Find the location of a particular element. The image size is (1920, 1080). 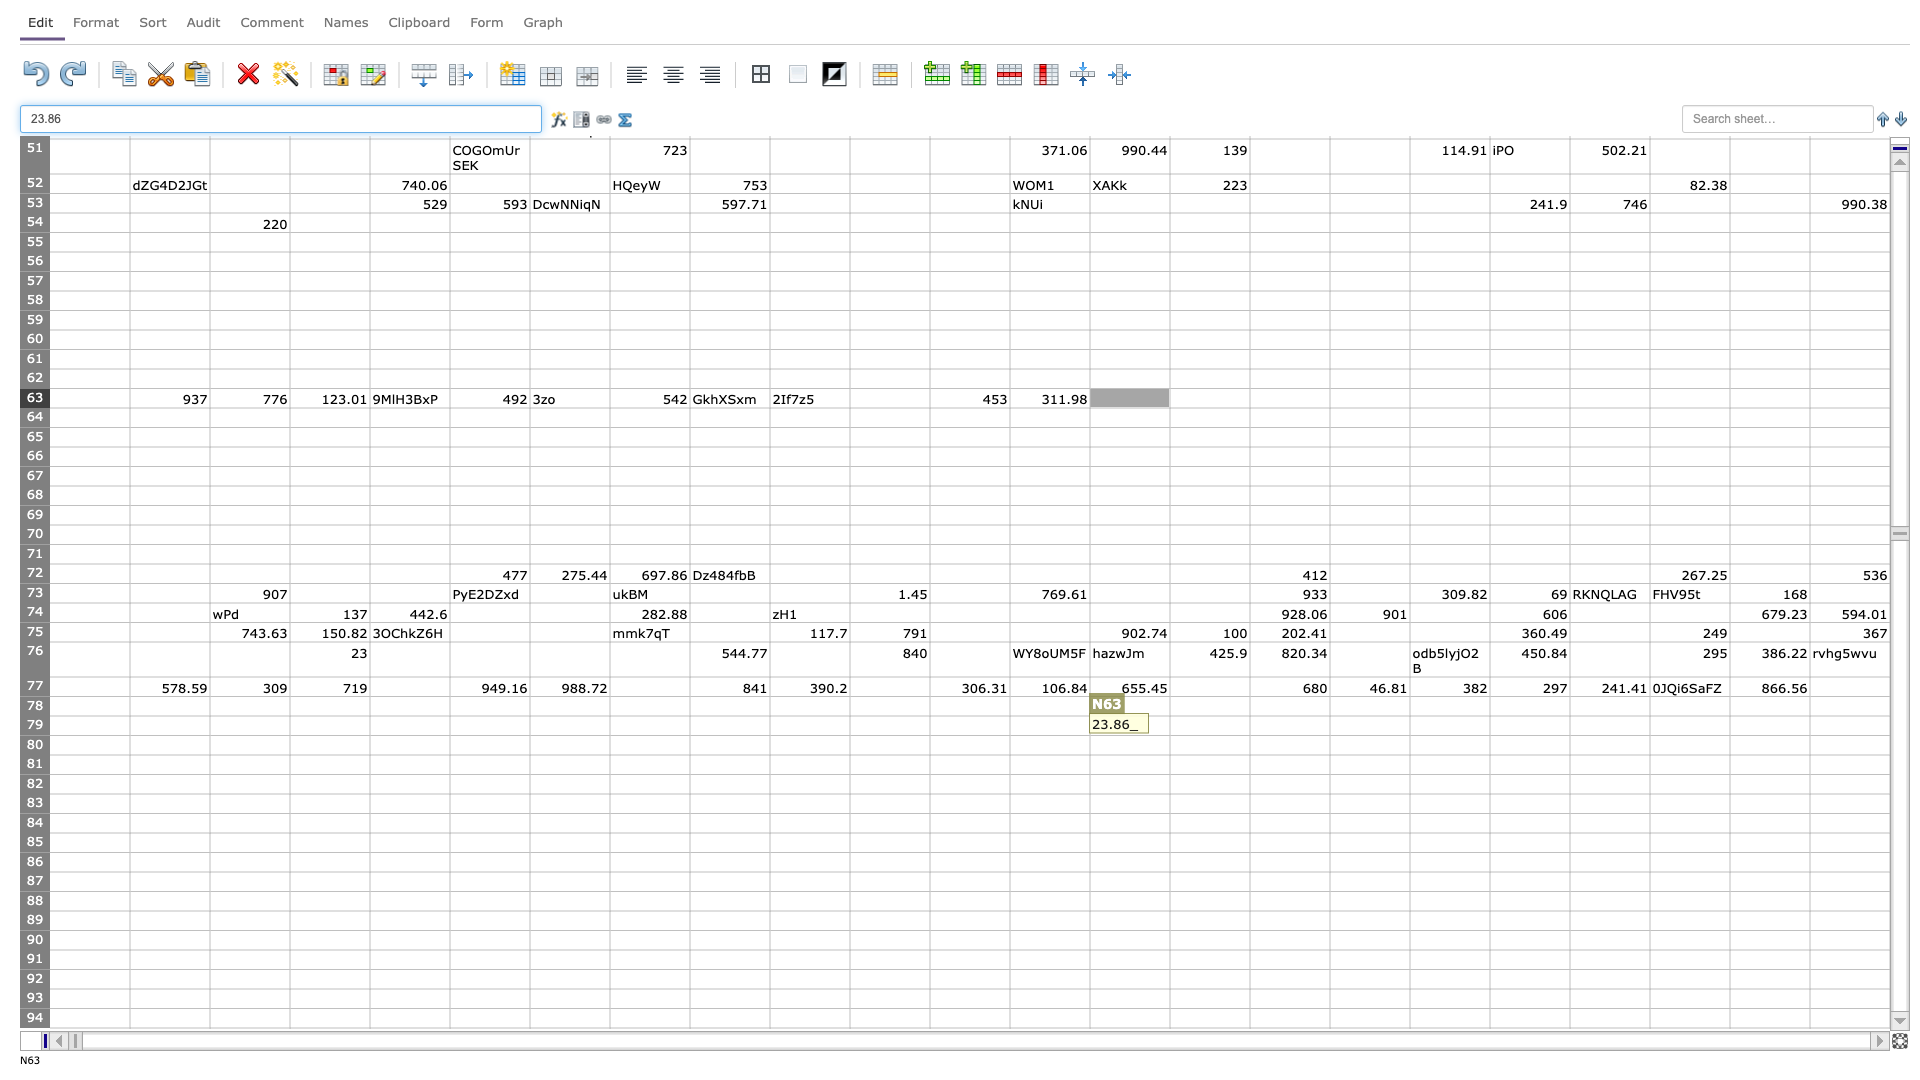

top left corner of cell O79 is located at coordinates (1170, 715).